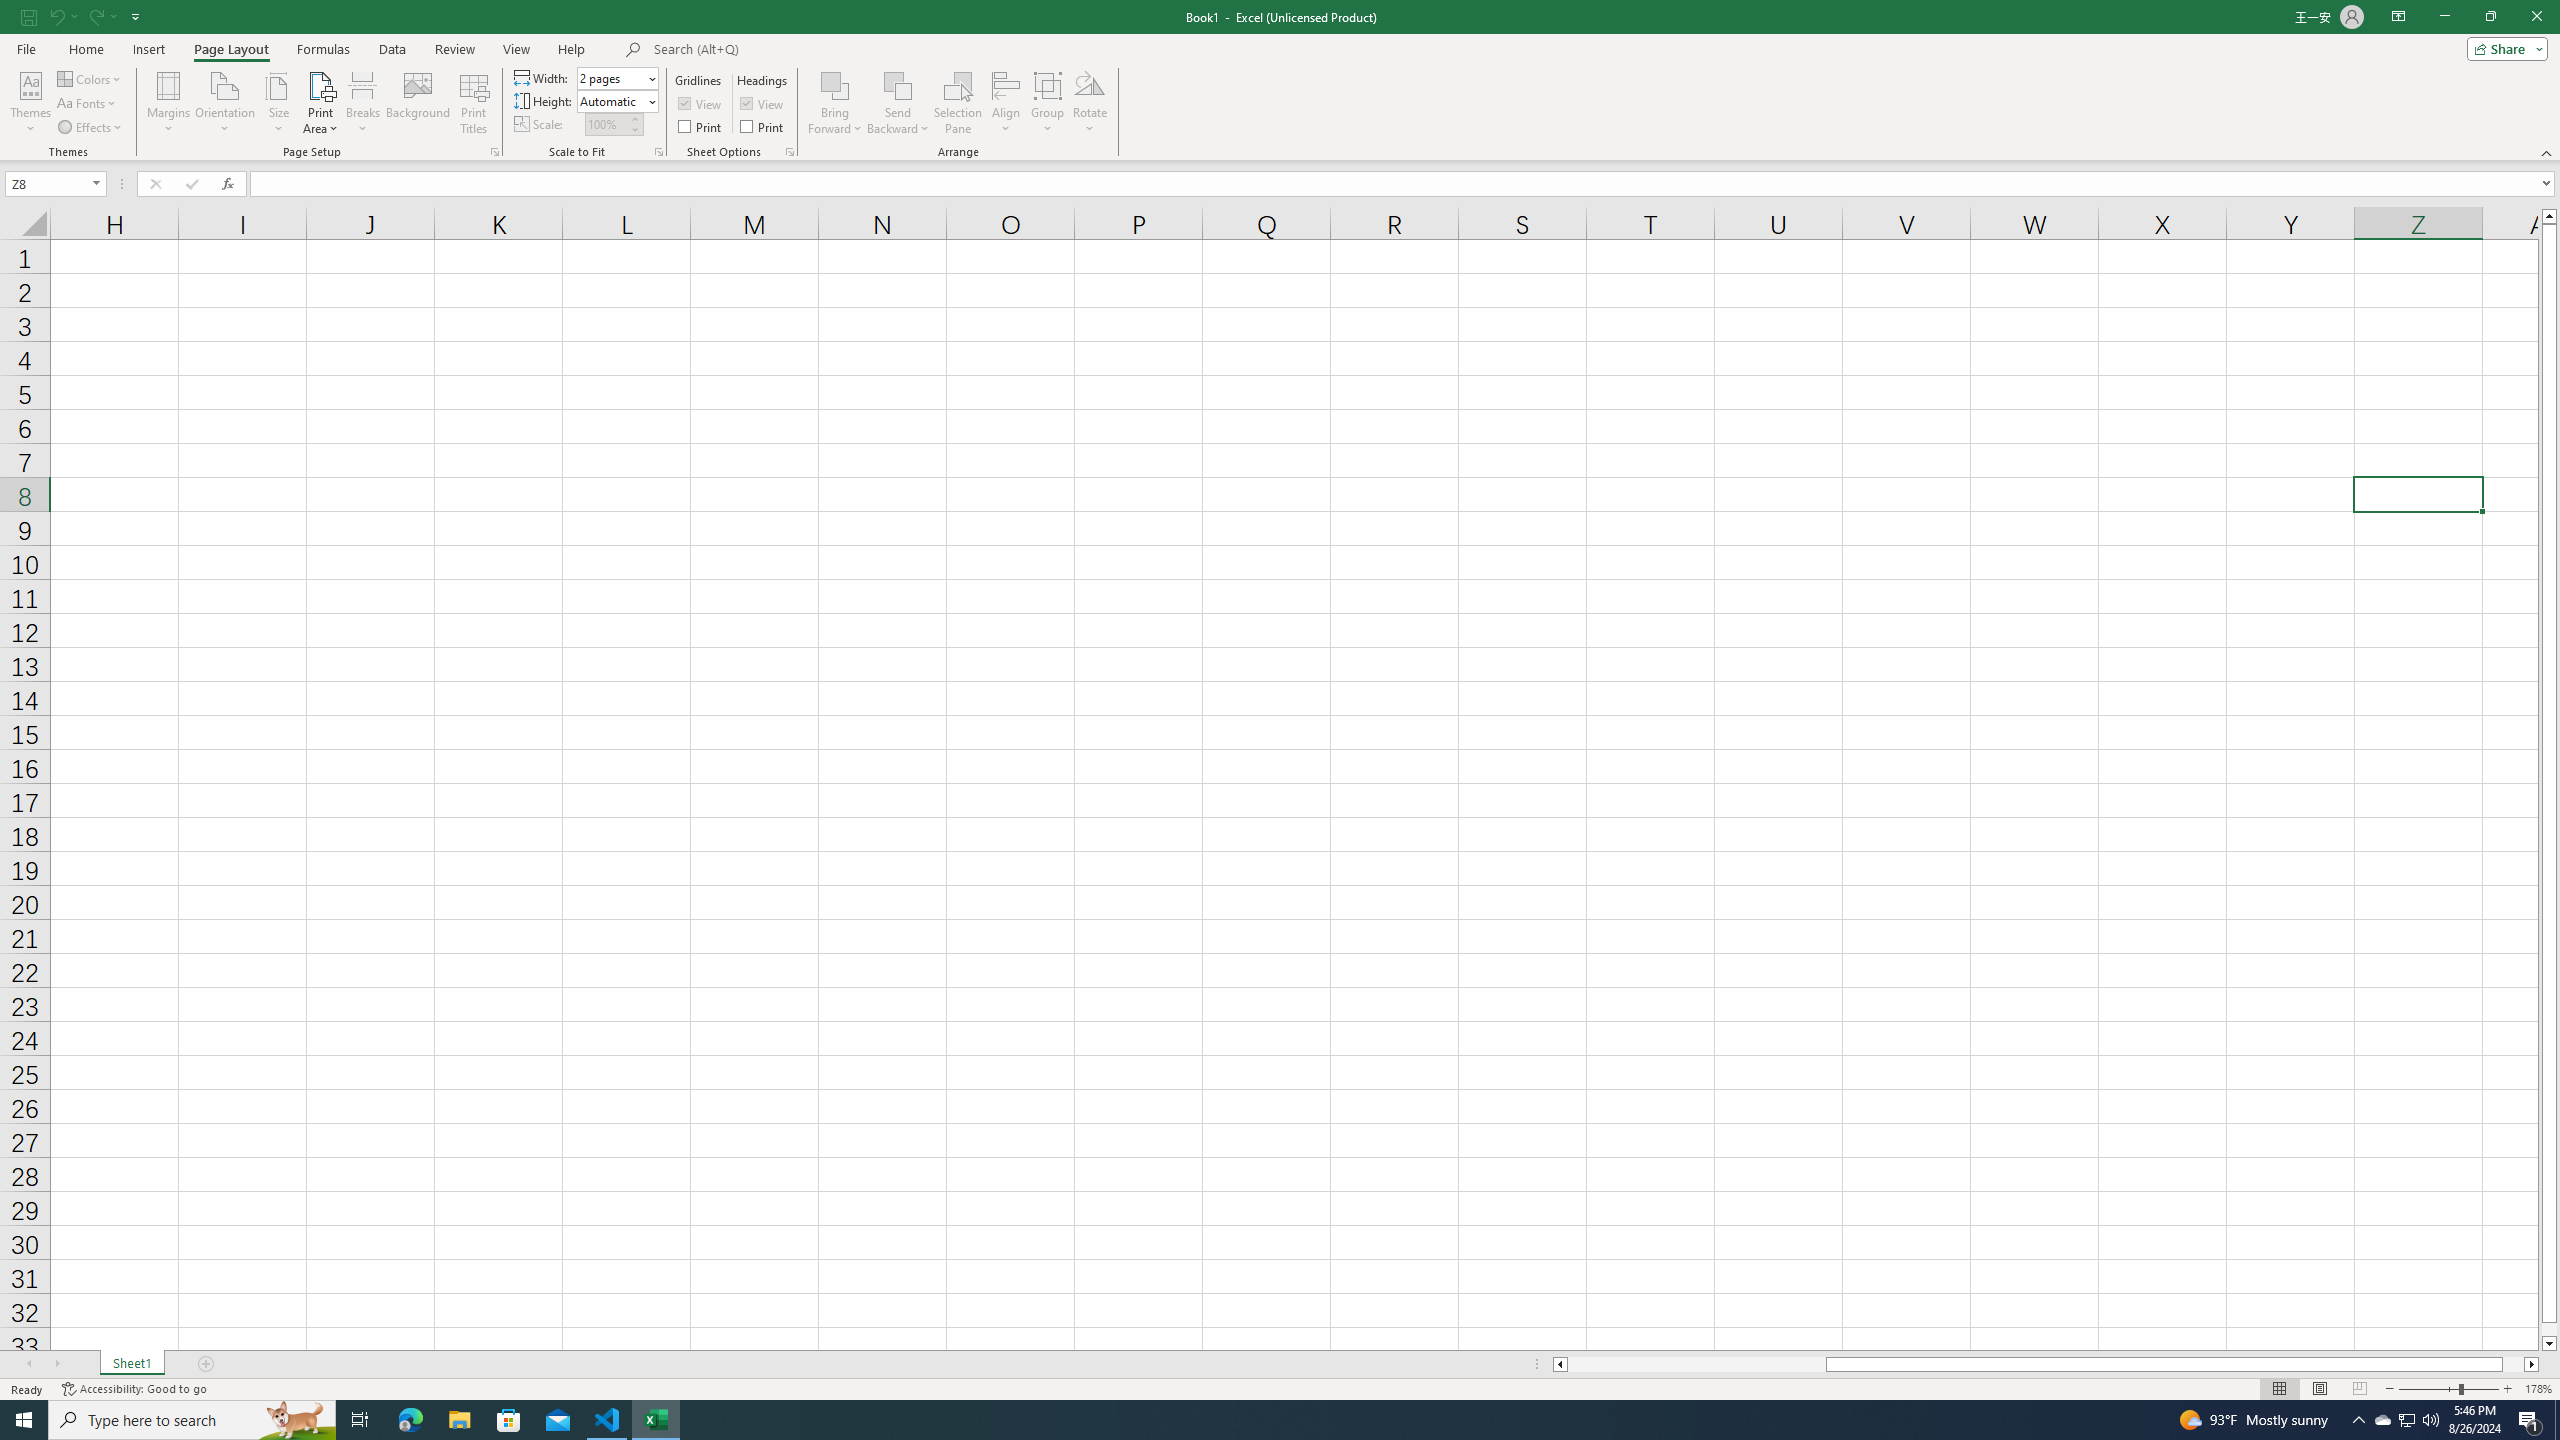 Image resolution: width=2560 pixels, height=1440 pixels. I want to click on 'Scale', so click(606, 123).